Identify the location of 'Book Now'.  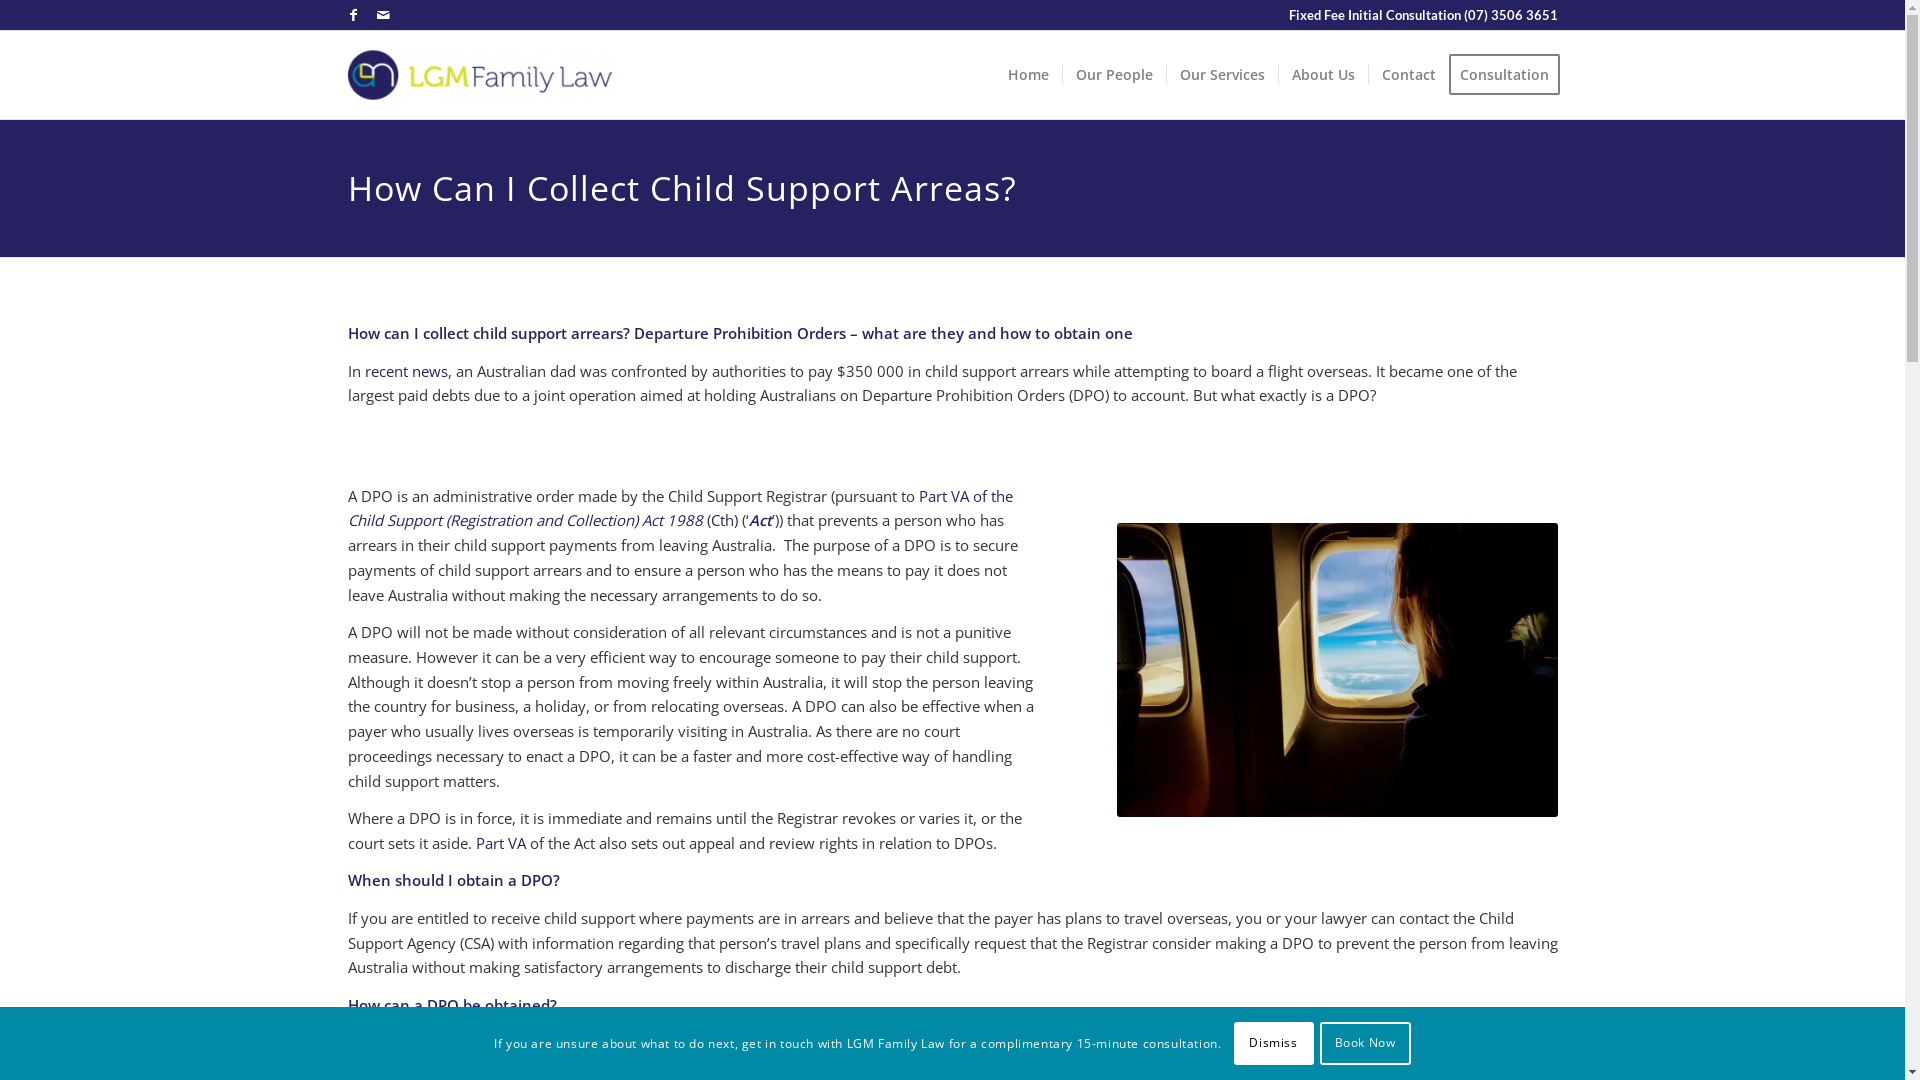
(1364, 1041).